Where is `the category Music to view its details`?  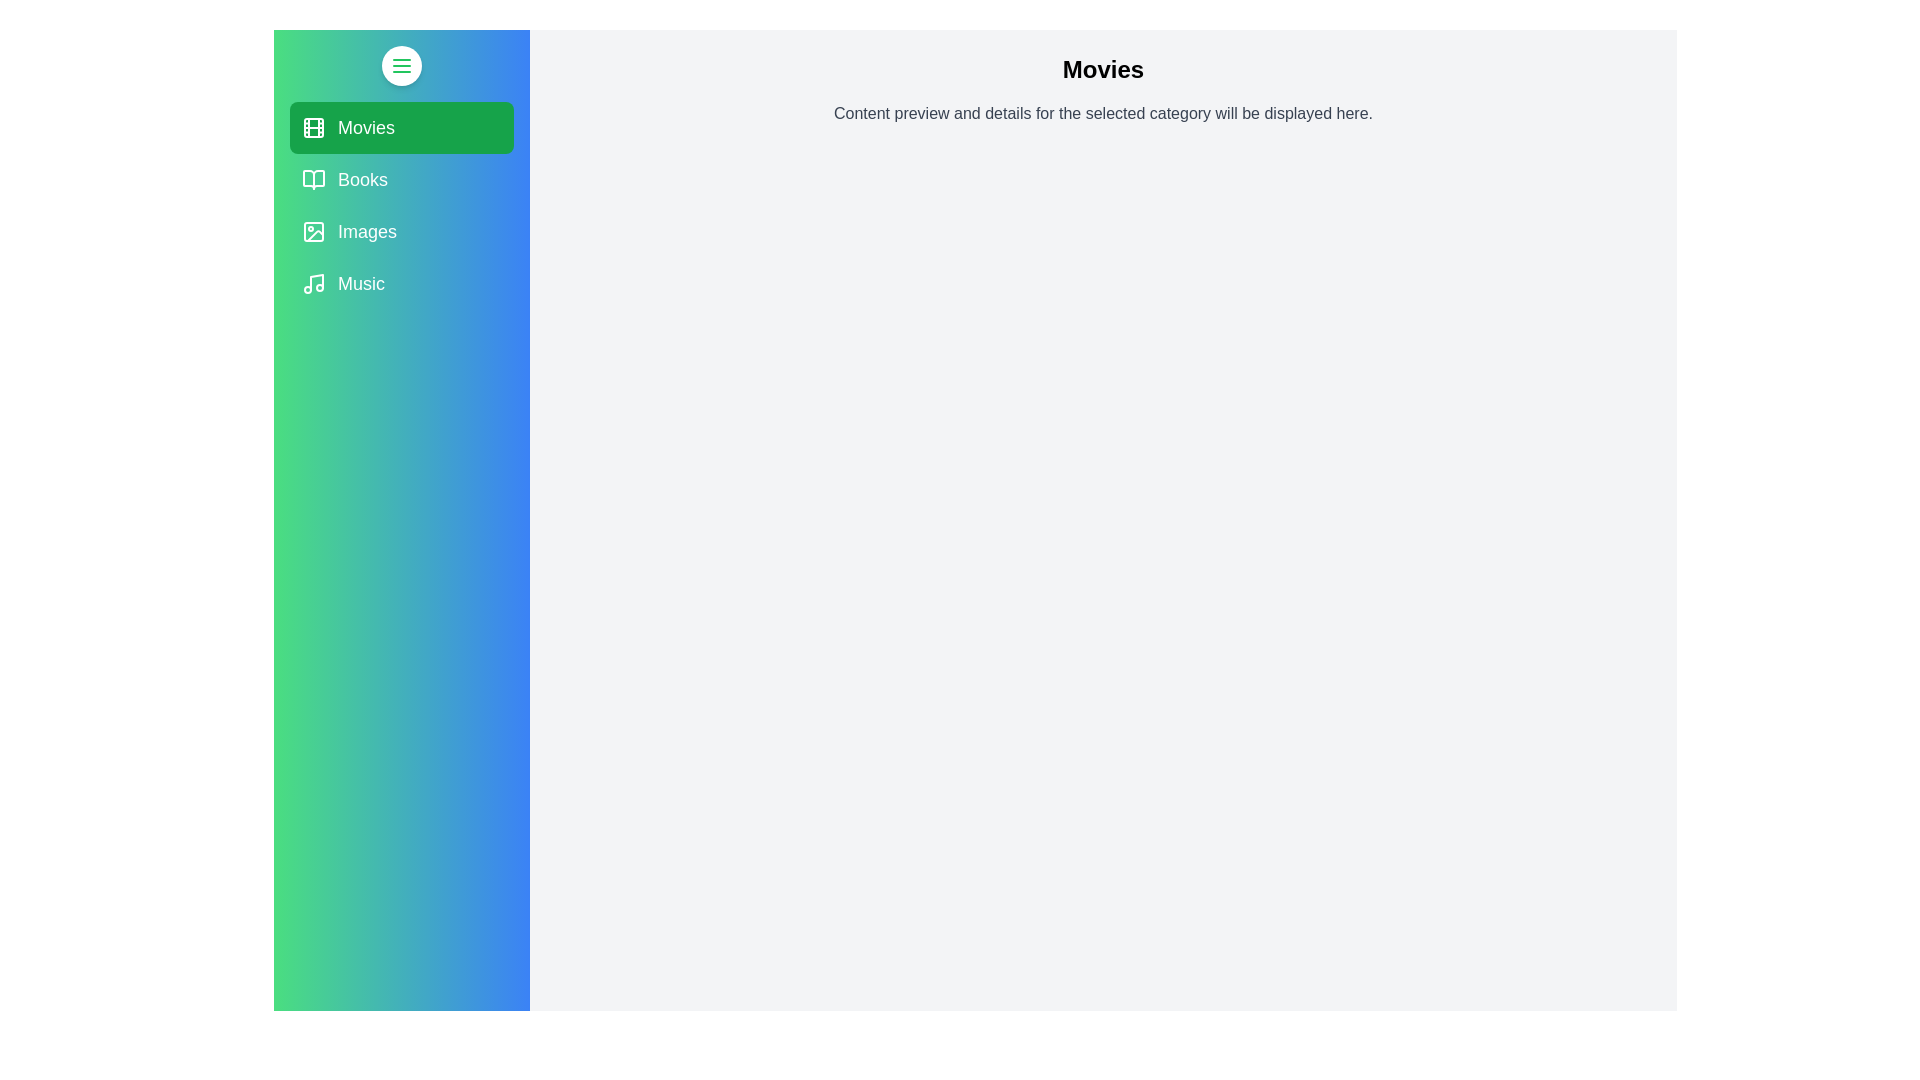 the category Music to view its details is located at coordinates (401, 284).